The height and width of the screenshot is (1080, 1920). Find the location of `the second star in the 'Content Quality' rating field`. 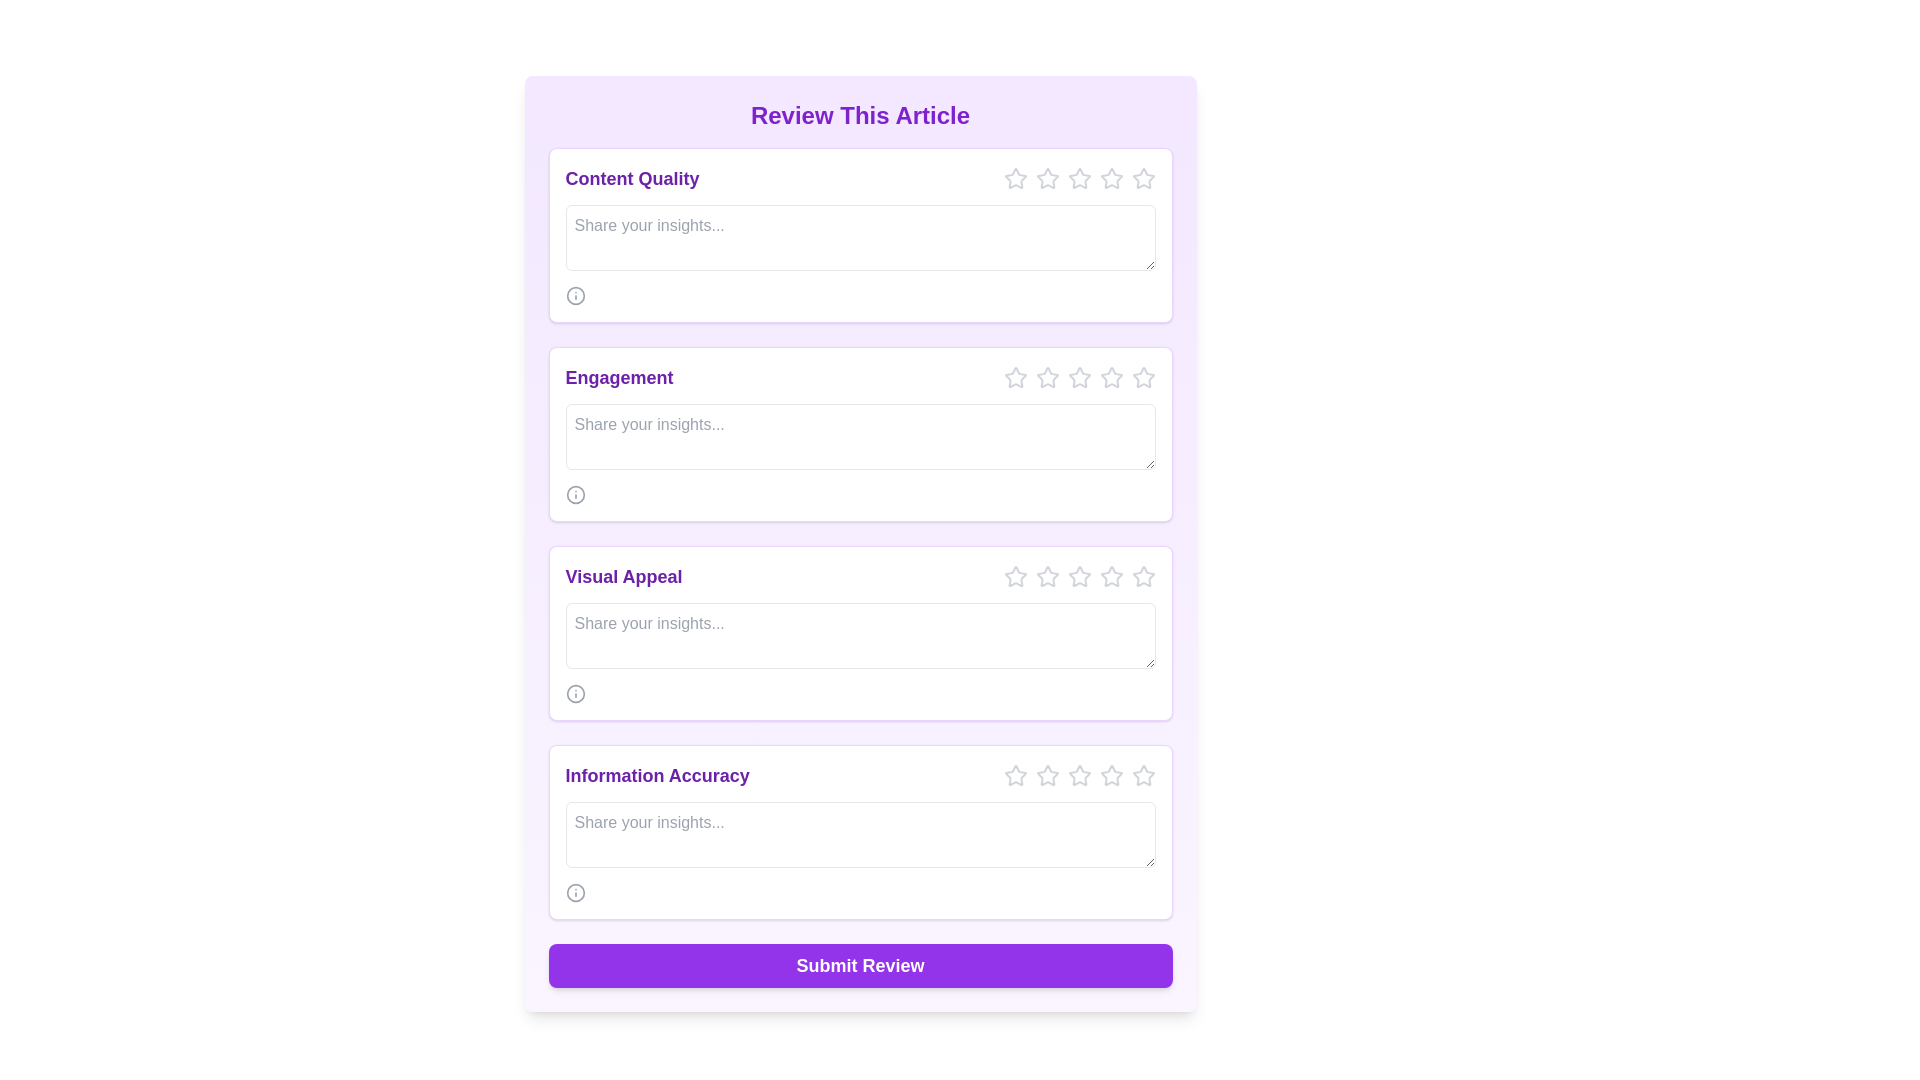

the second star in the 'Content Quality' rating field is located at coordinates (1046, 177).